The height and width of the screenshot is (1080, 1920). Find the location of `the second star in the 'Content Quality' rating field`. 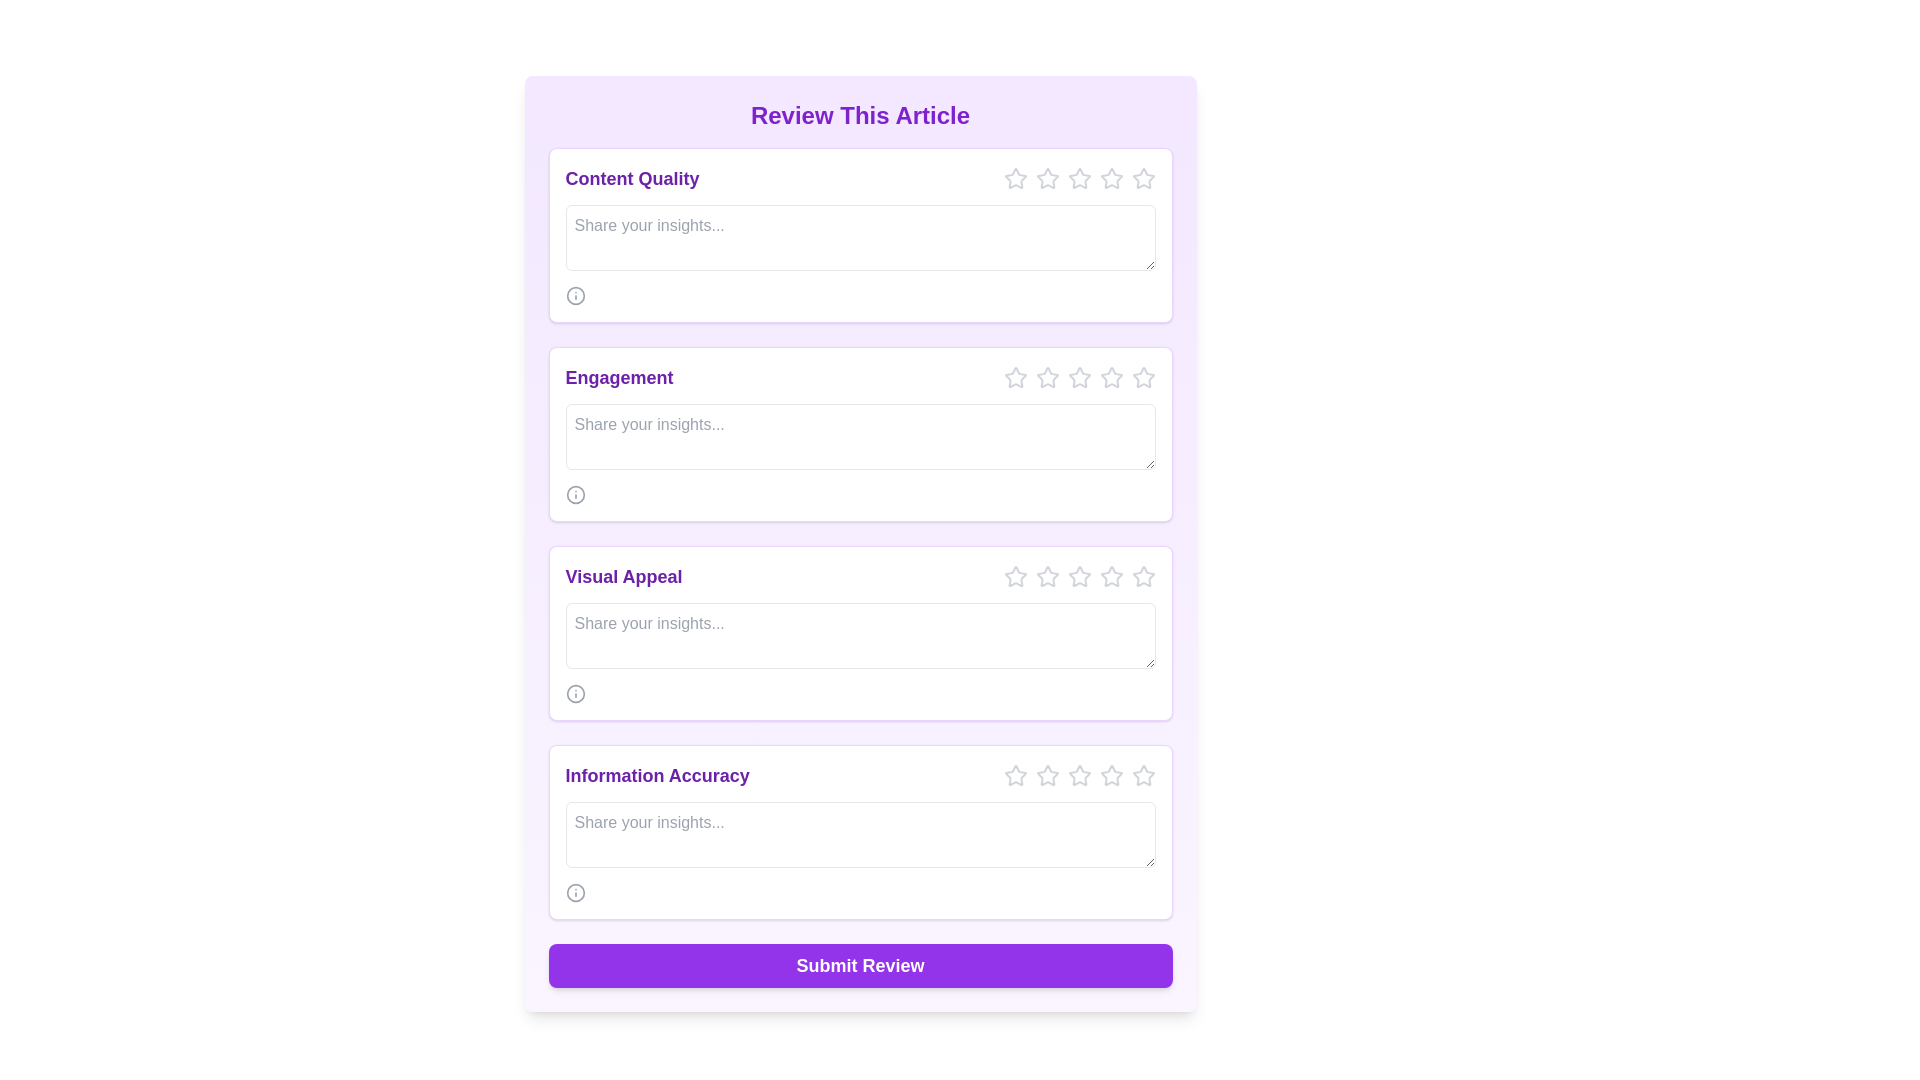

the second star in the 'Content Quality' rating field is located at coordinates (1046, 177).